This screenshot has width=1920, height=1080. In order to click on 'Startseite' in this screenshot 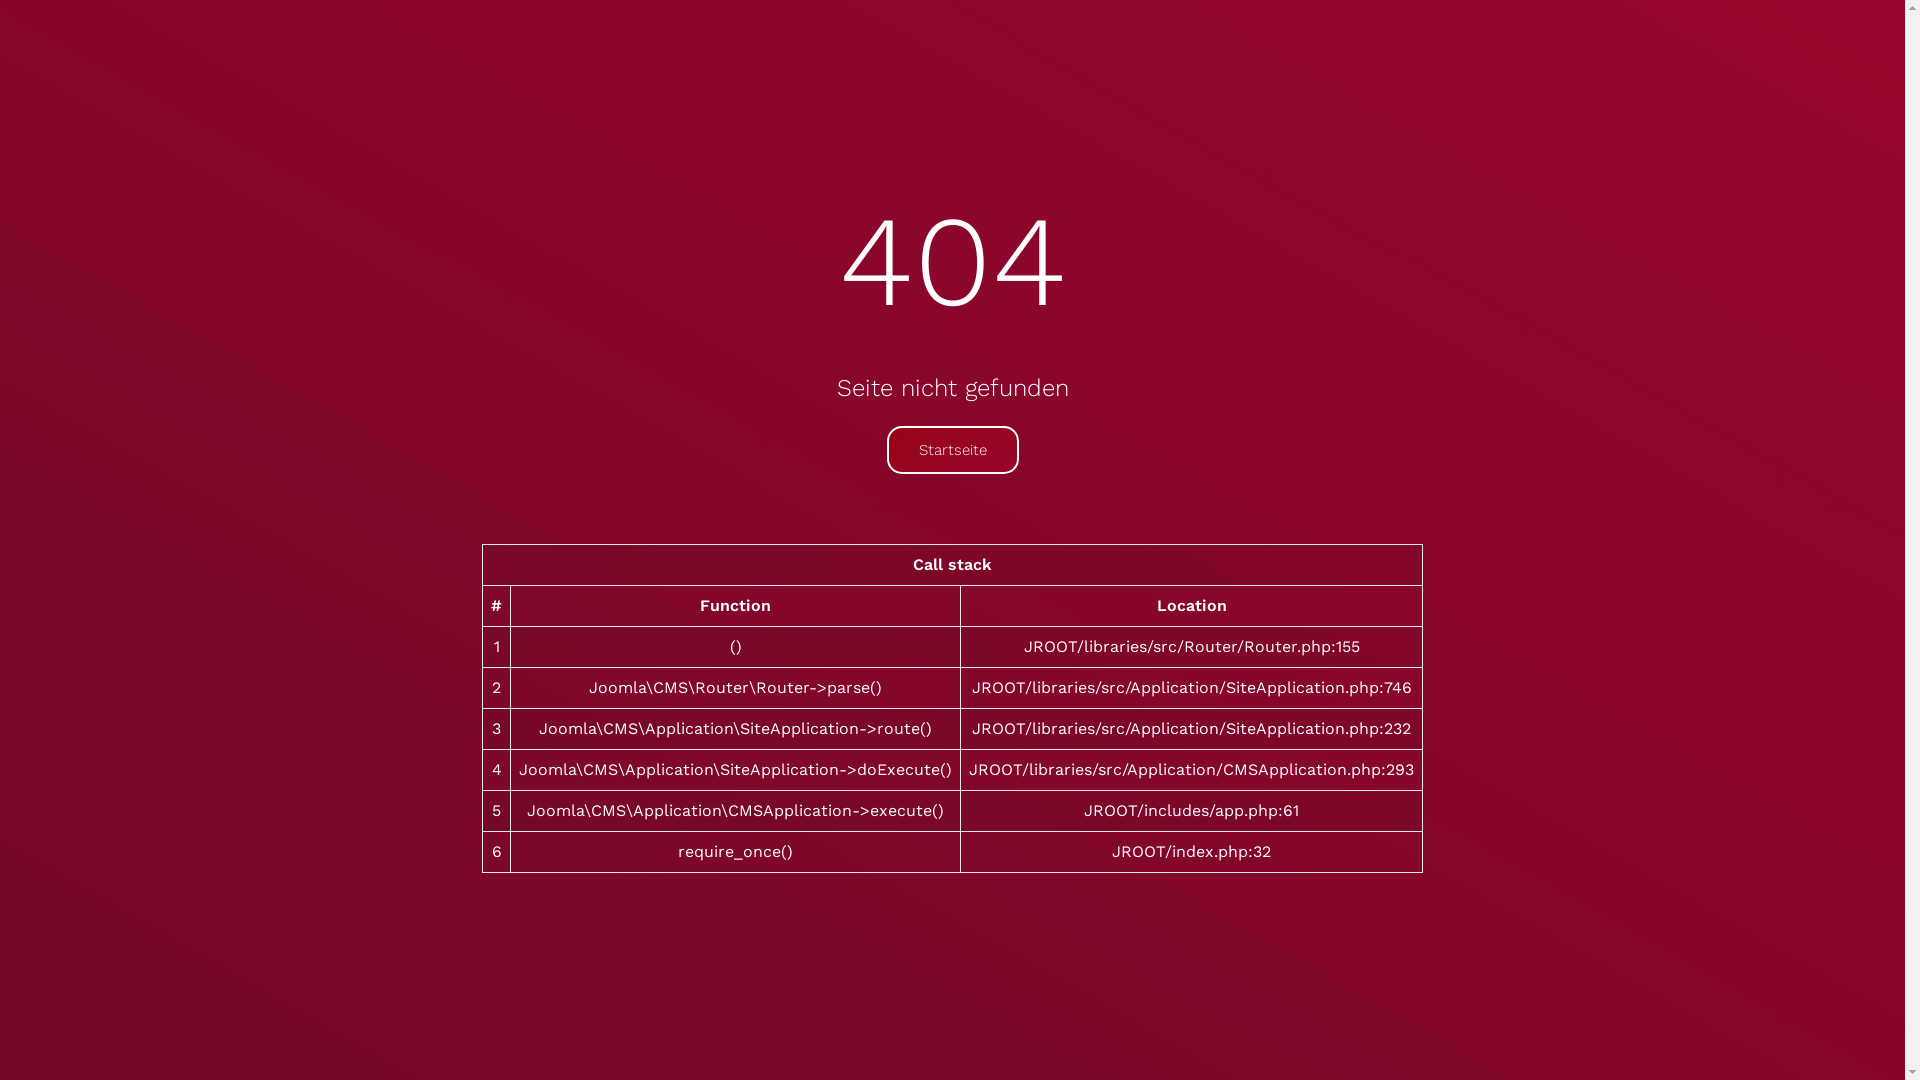, I will do `click(950, 450)`.